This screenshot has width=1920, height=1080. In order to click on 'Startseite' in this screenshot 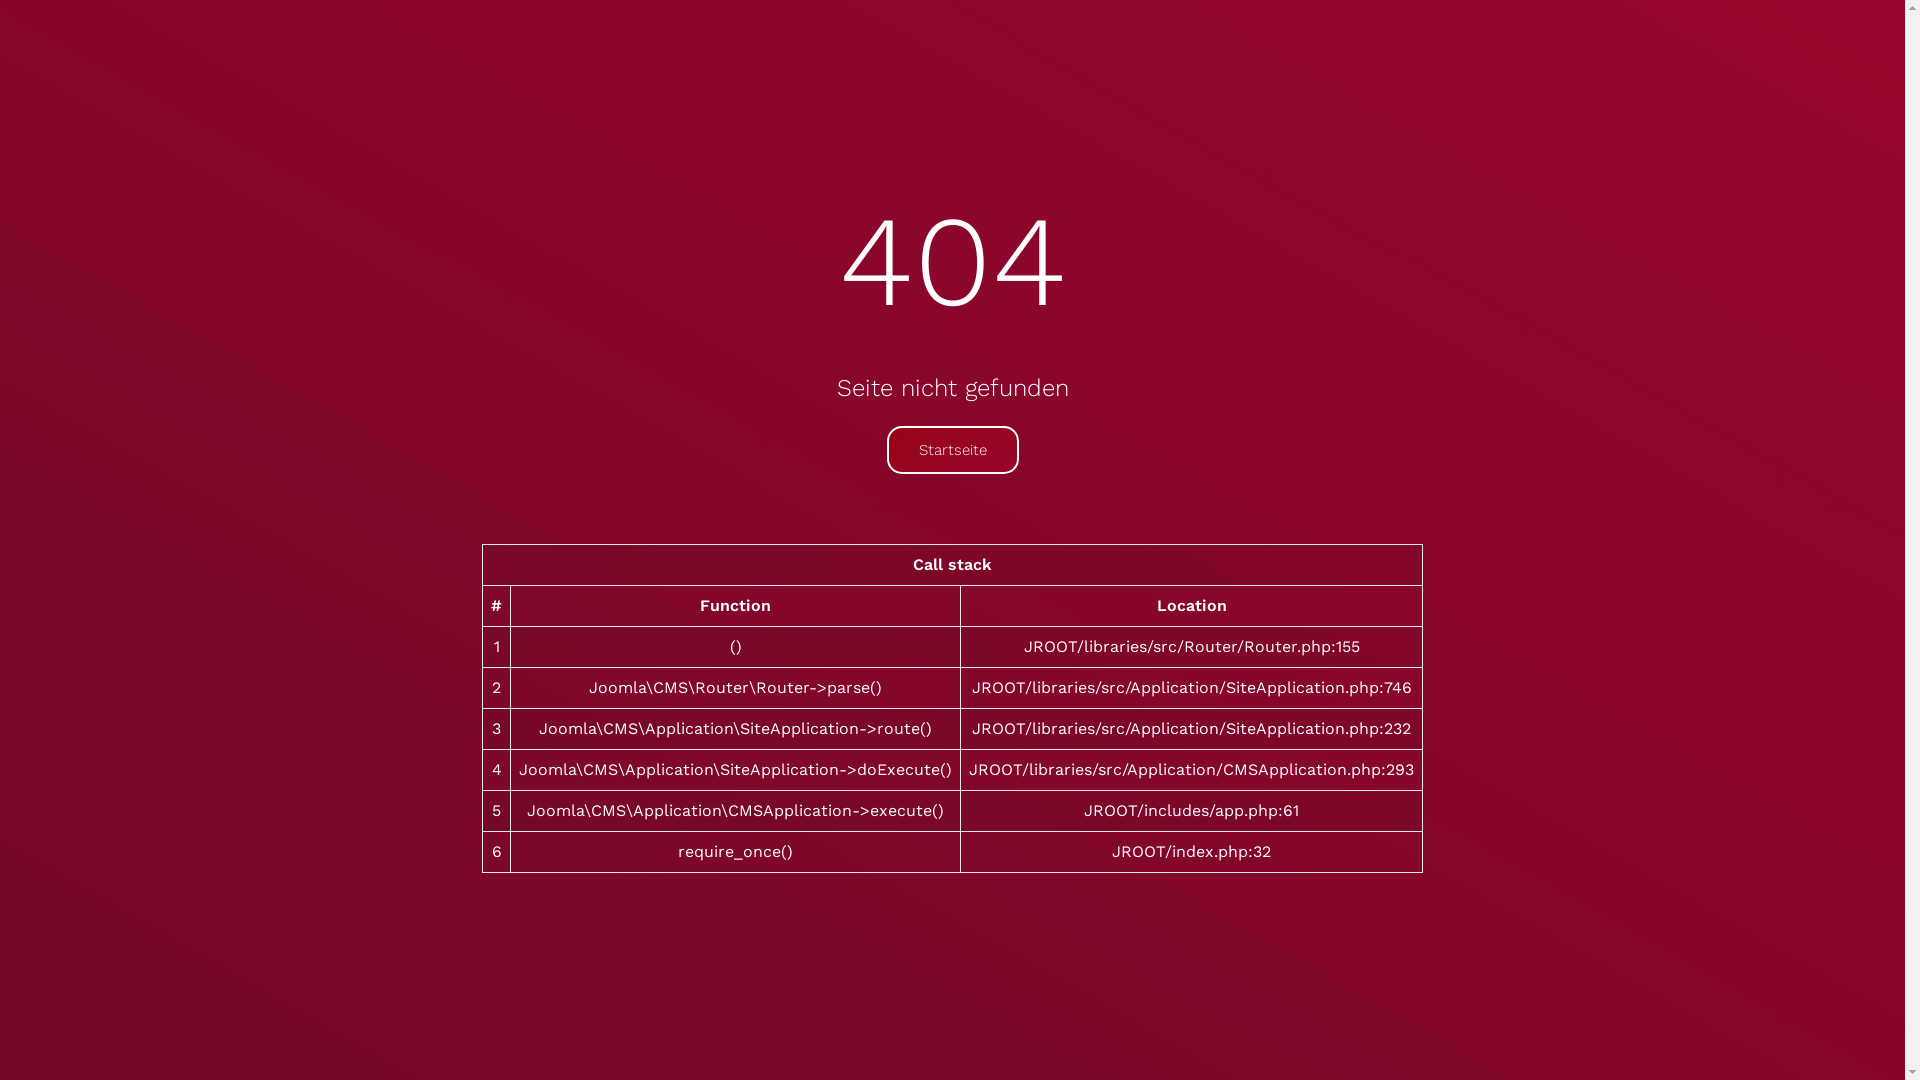, I will do `click(950, 450)`.